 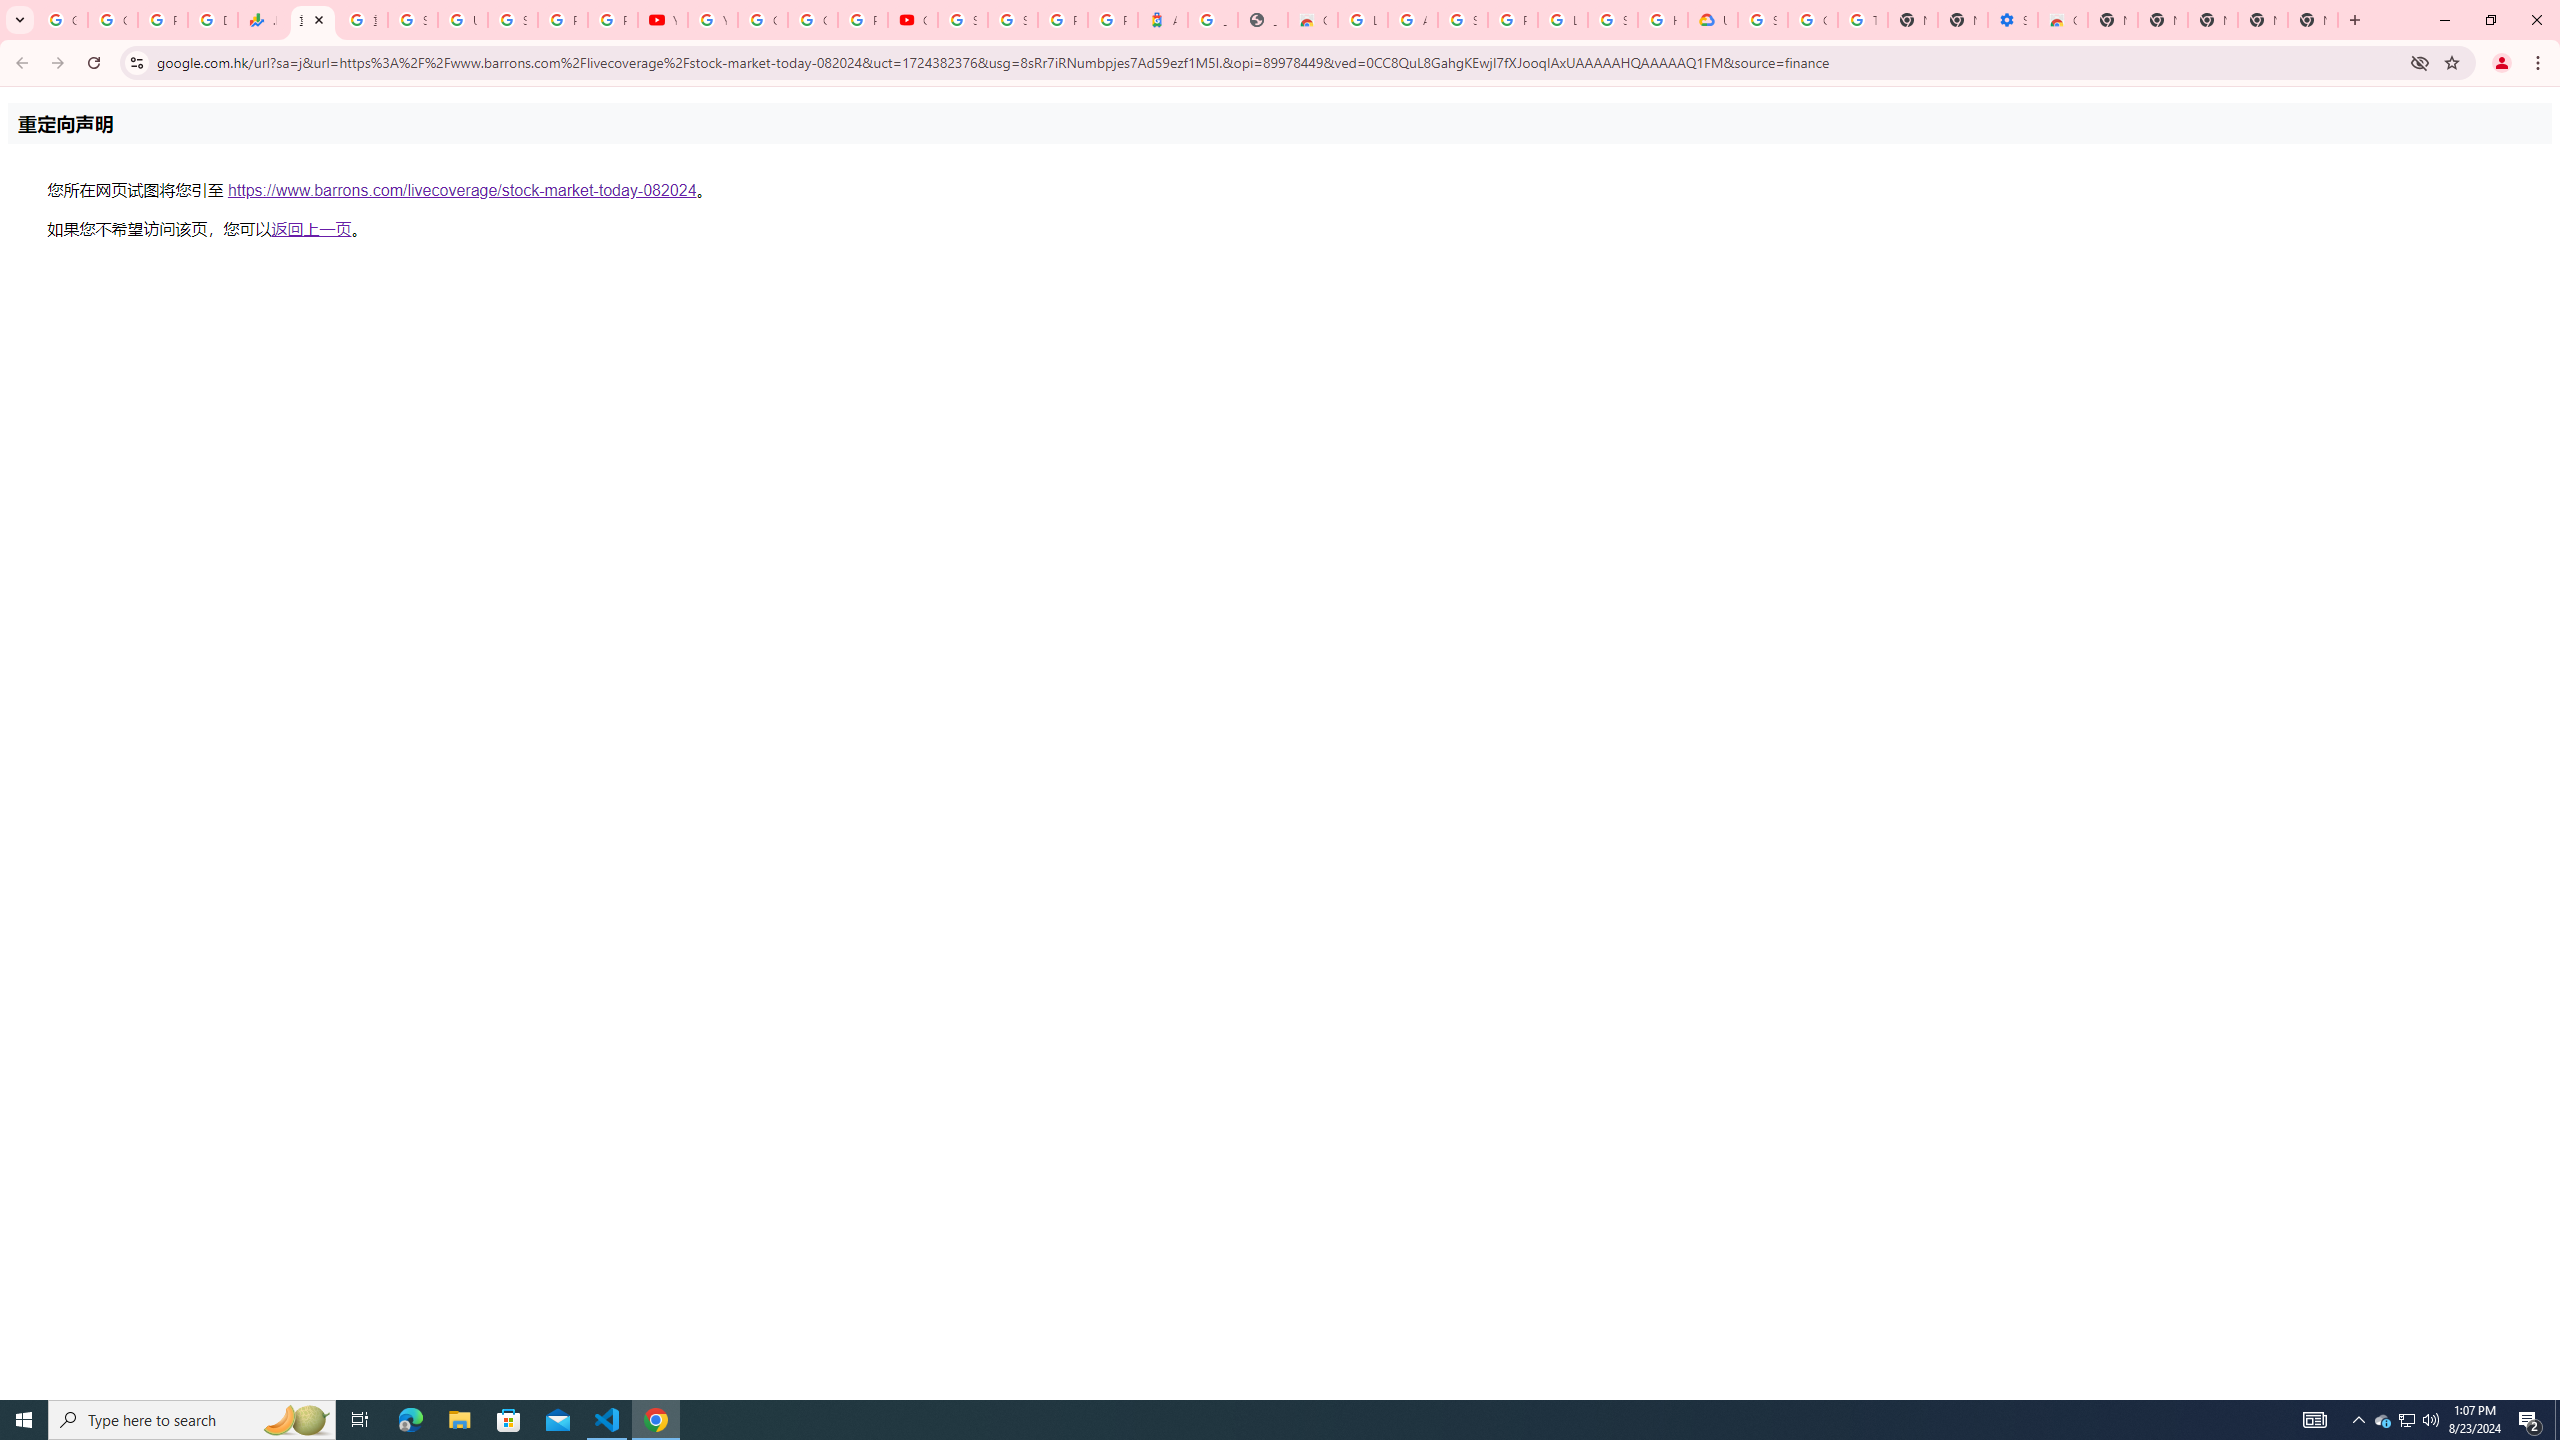 What do you see at coordinates (712, 19) in the screenshot?
I see `'YouTube'` at bounding box center [712, 19].